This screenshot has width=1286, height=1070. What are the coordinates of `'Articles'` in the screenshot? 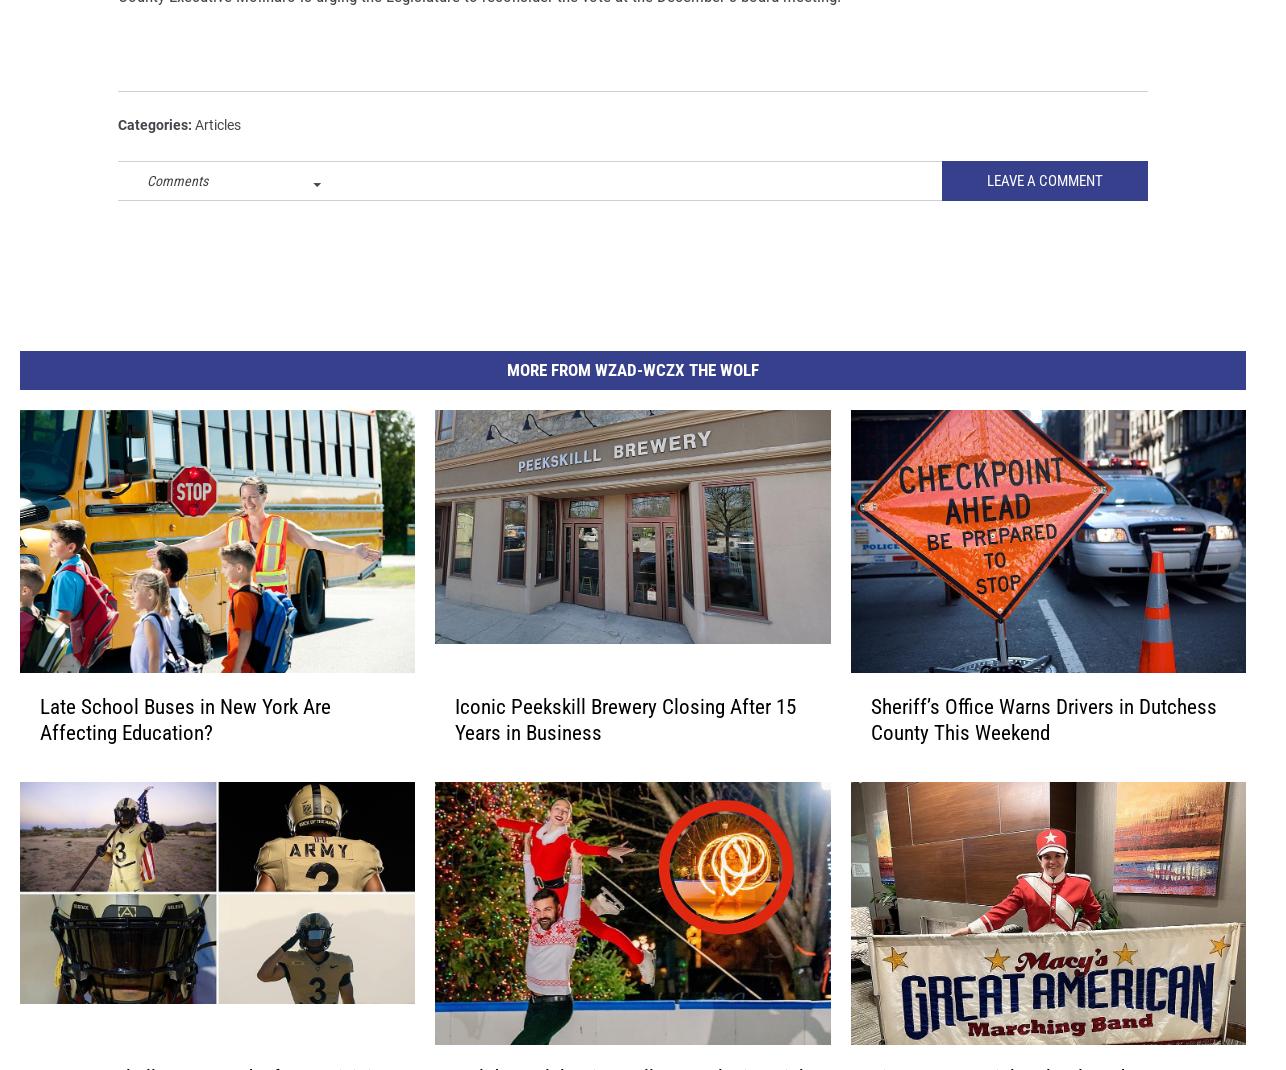 It's located at (217, 156).